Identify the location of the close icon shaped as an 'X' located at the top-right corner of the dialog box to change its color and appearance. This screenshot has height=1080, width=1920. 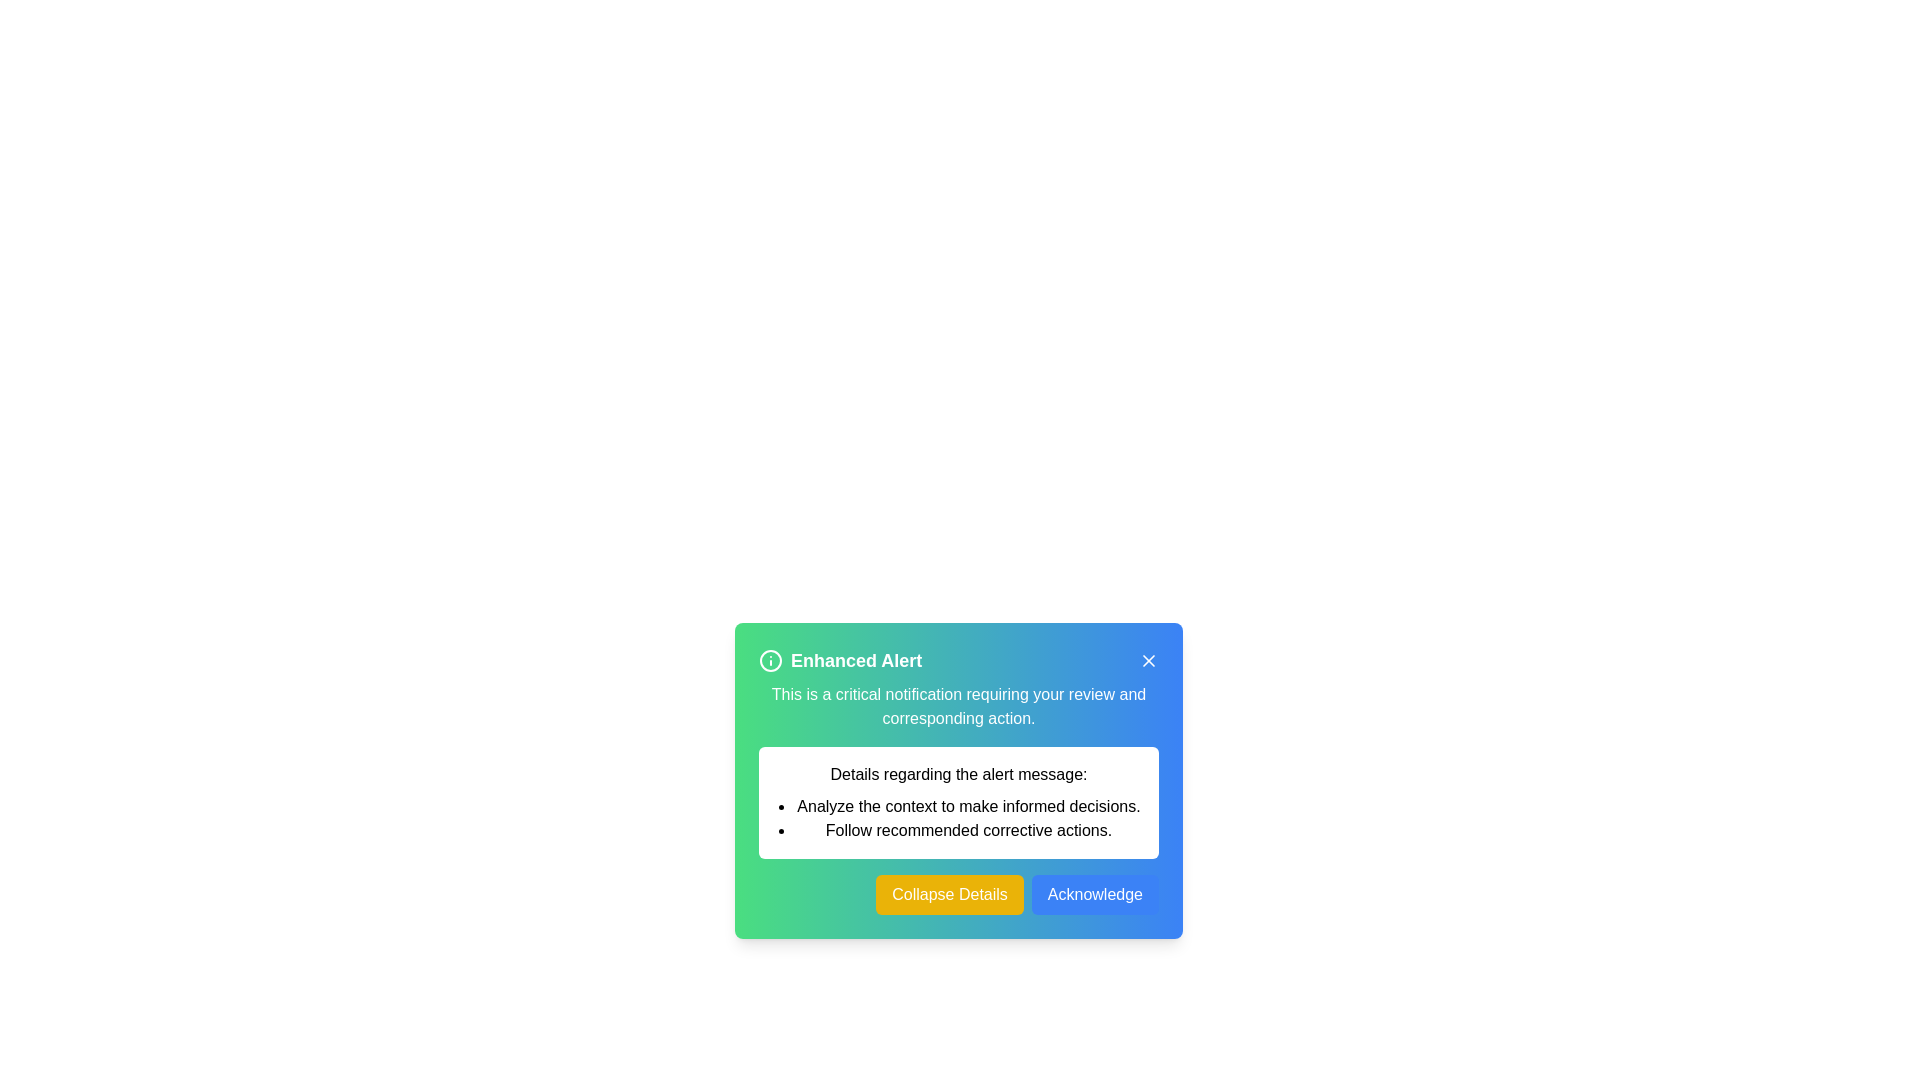
(1148, 660).